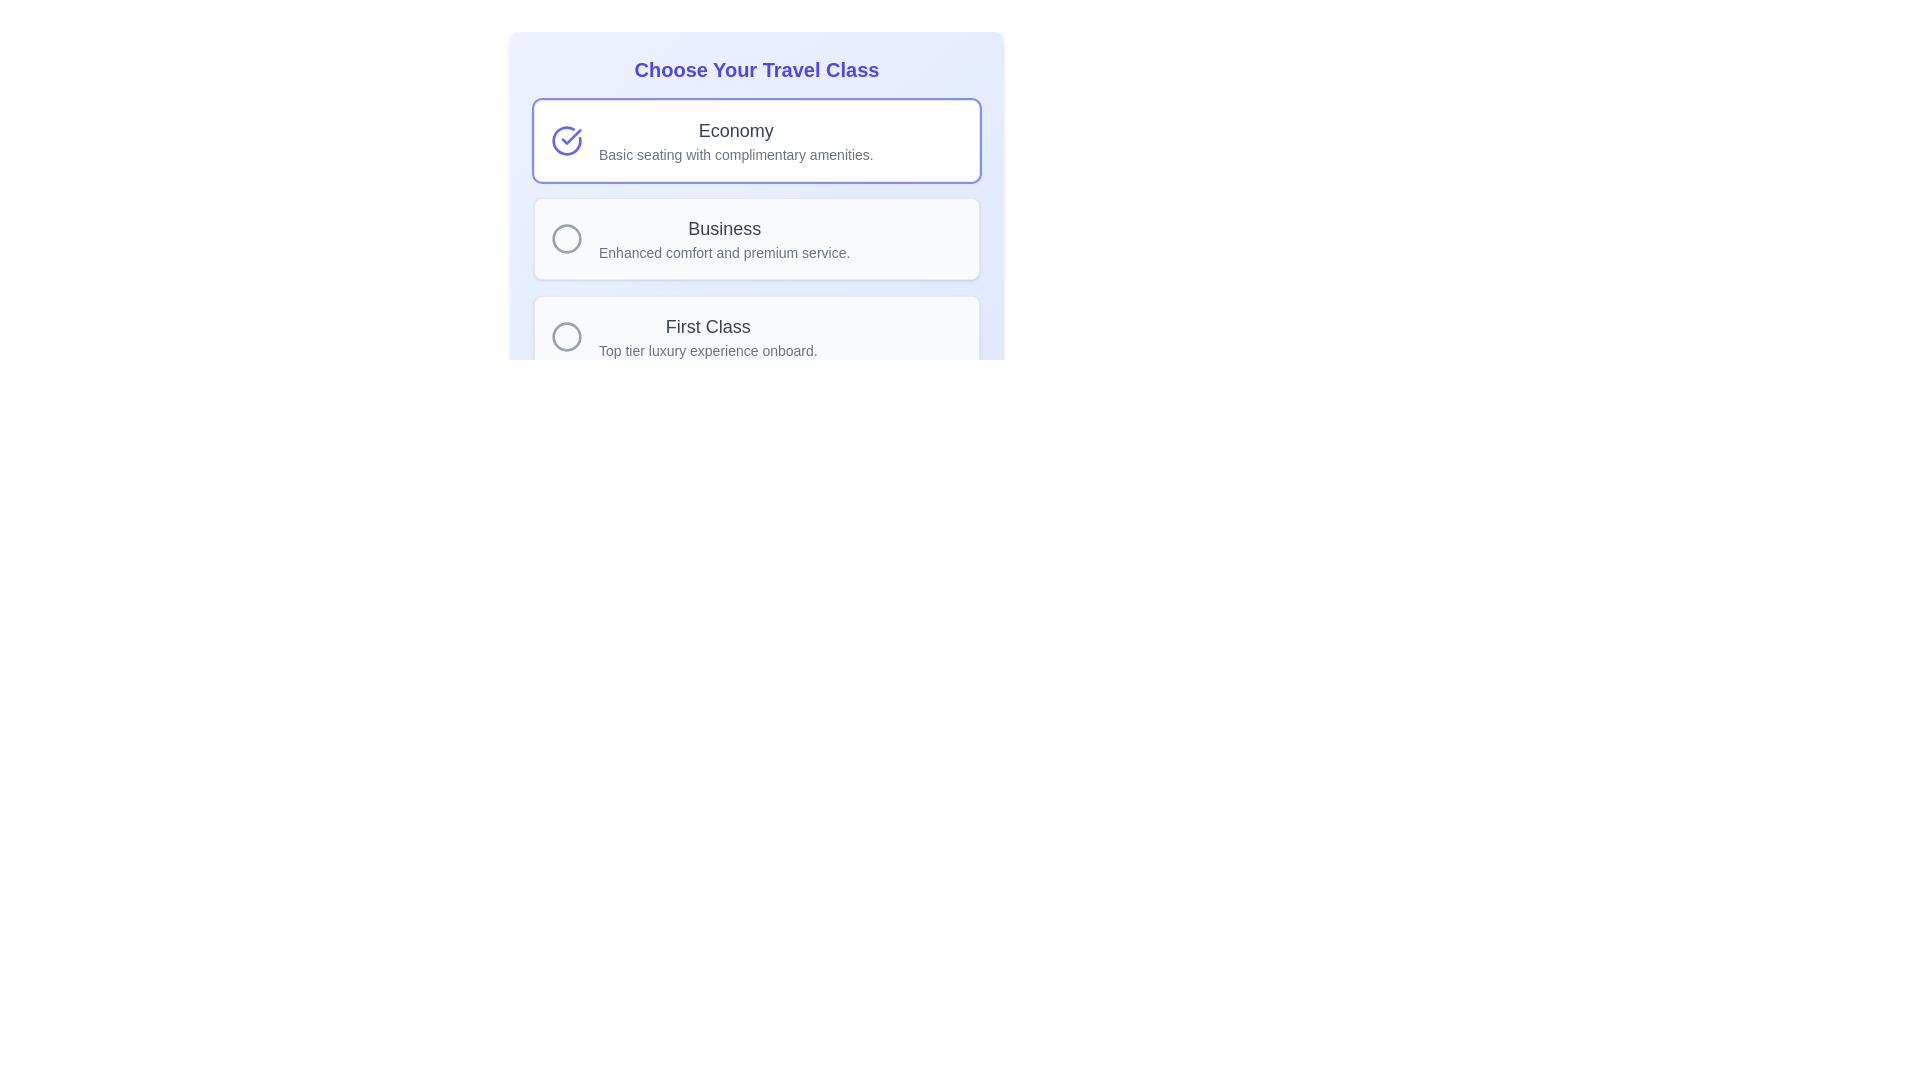  I want to click on the confirmatory icon for the 'Economy' option in the travel class selection interface, which is located to the left of the labels 'Economy' and 'Basic seating with complimentary amenities.', so click(574, 140).